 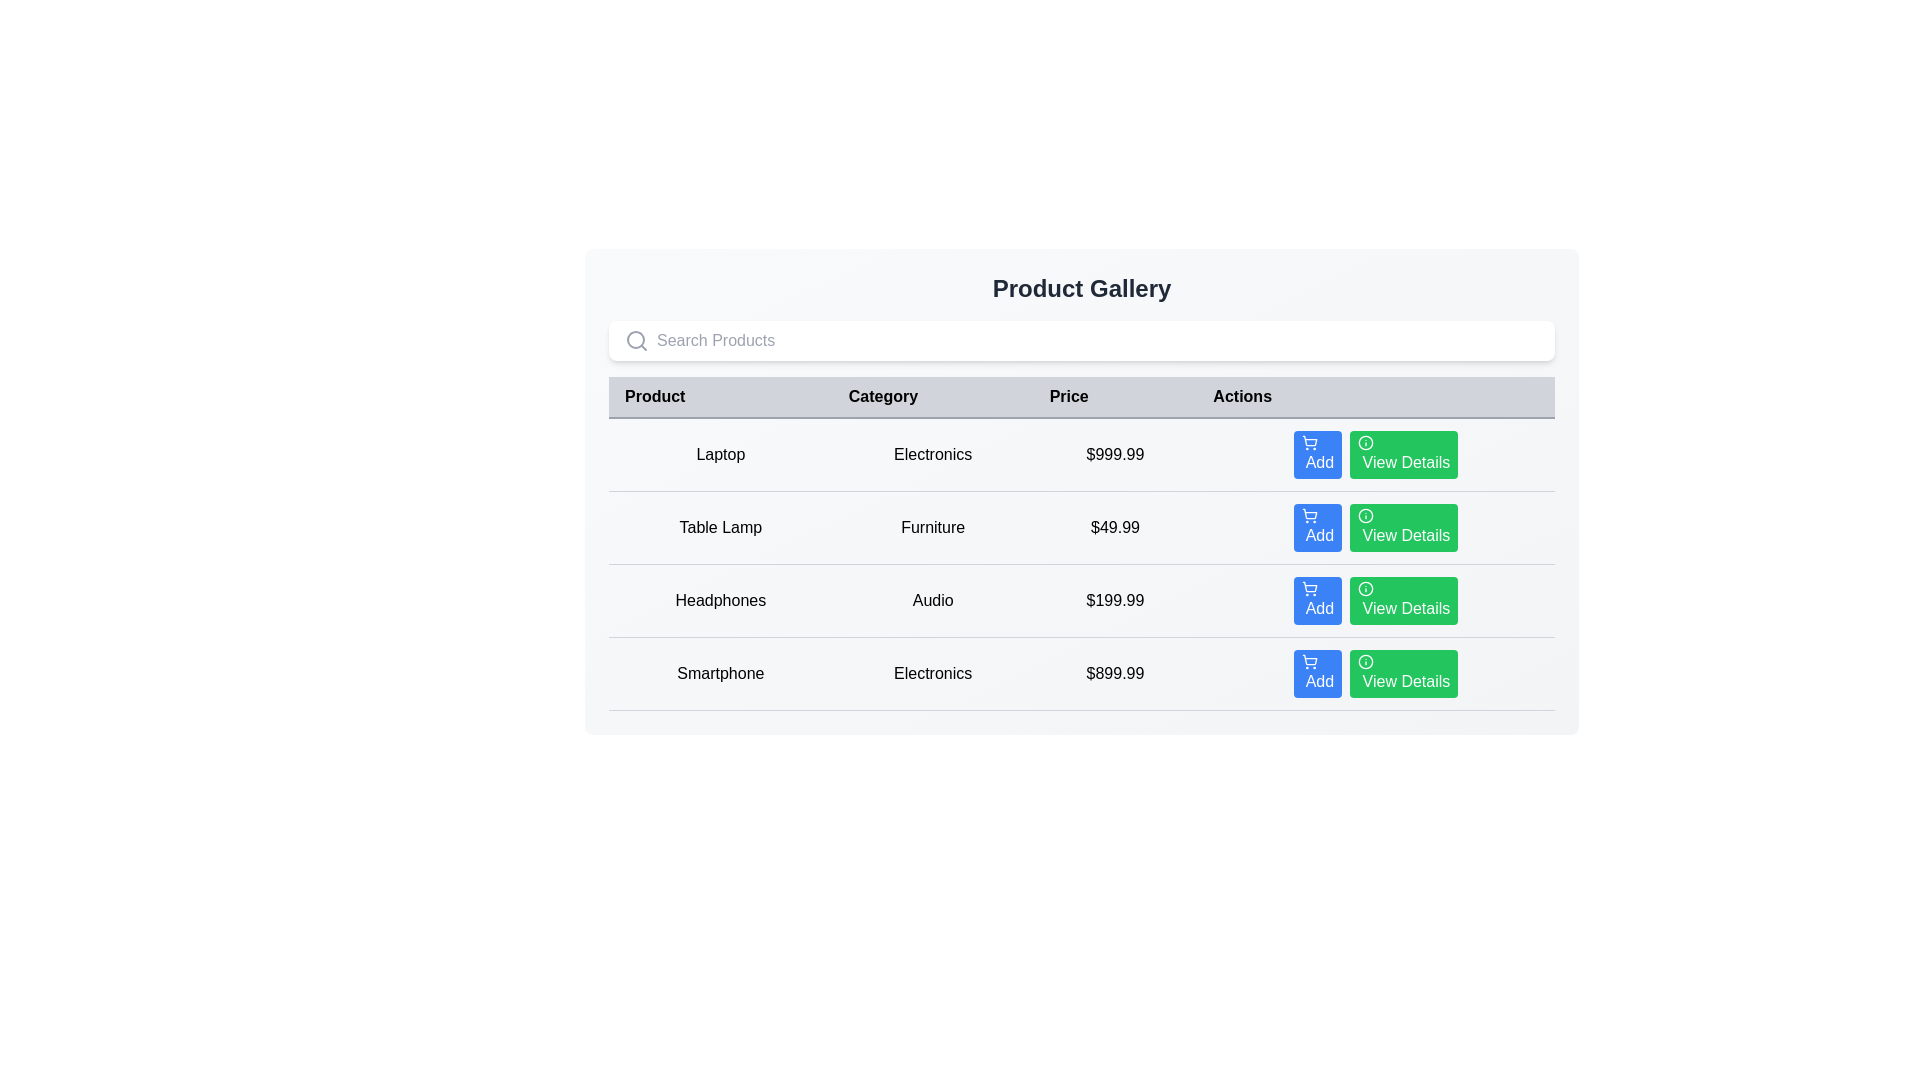 What do you see at coordinates (1403, 527) in the screenshot?
I see `the green 'View Details' button with white text, which has an info icon to the left and is the second button in the 'Actions' column of the second row of the table` at bounding box center [1403, 527].